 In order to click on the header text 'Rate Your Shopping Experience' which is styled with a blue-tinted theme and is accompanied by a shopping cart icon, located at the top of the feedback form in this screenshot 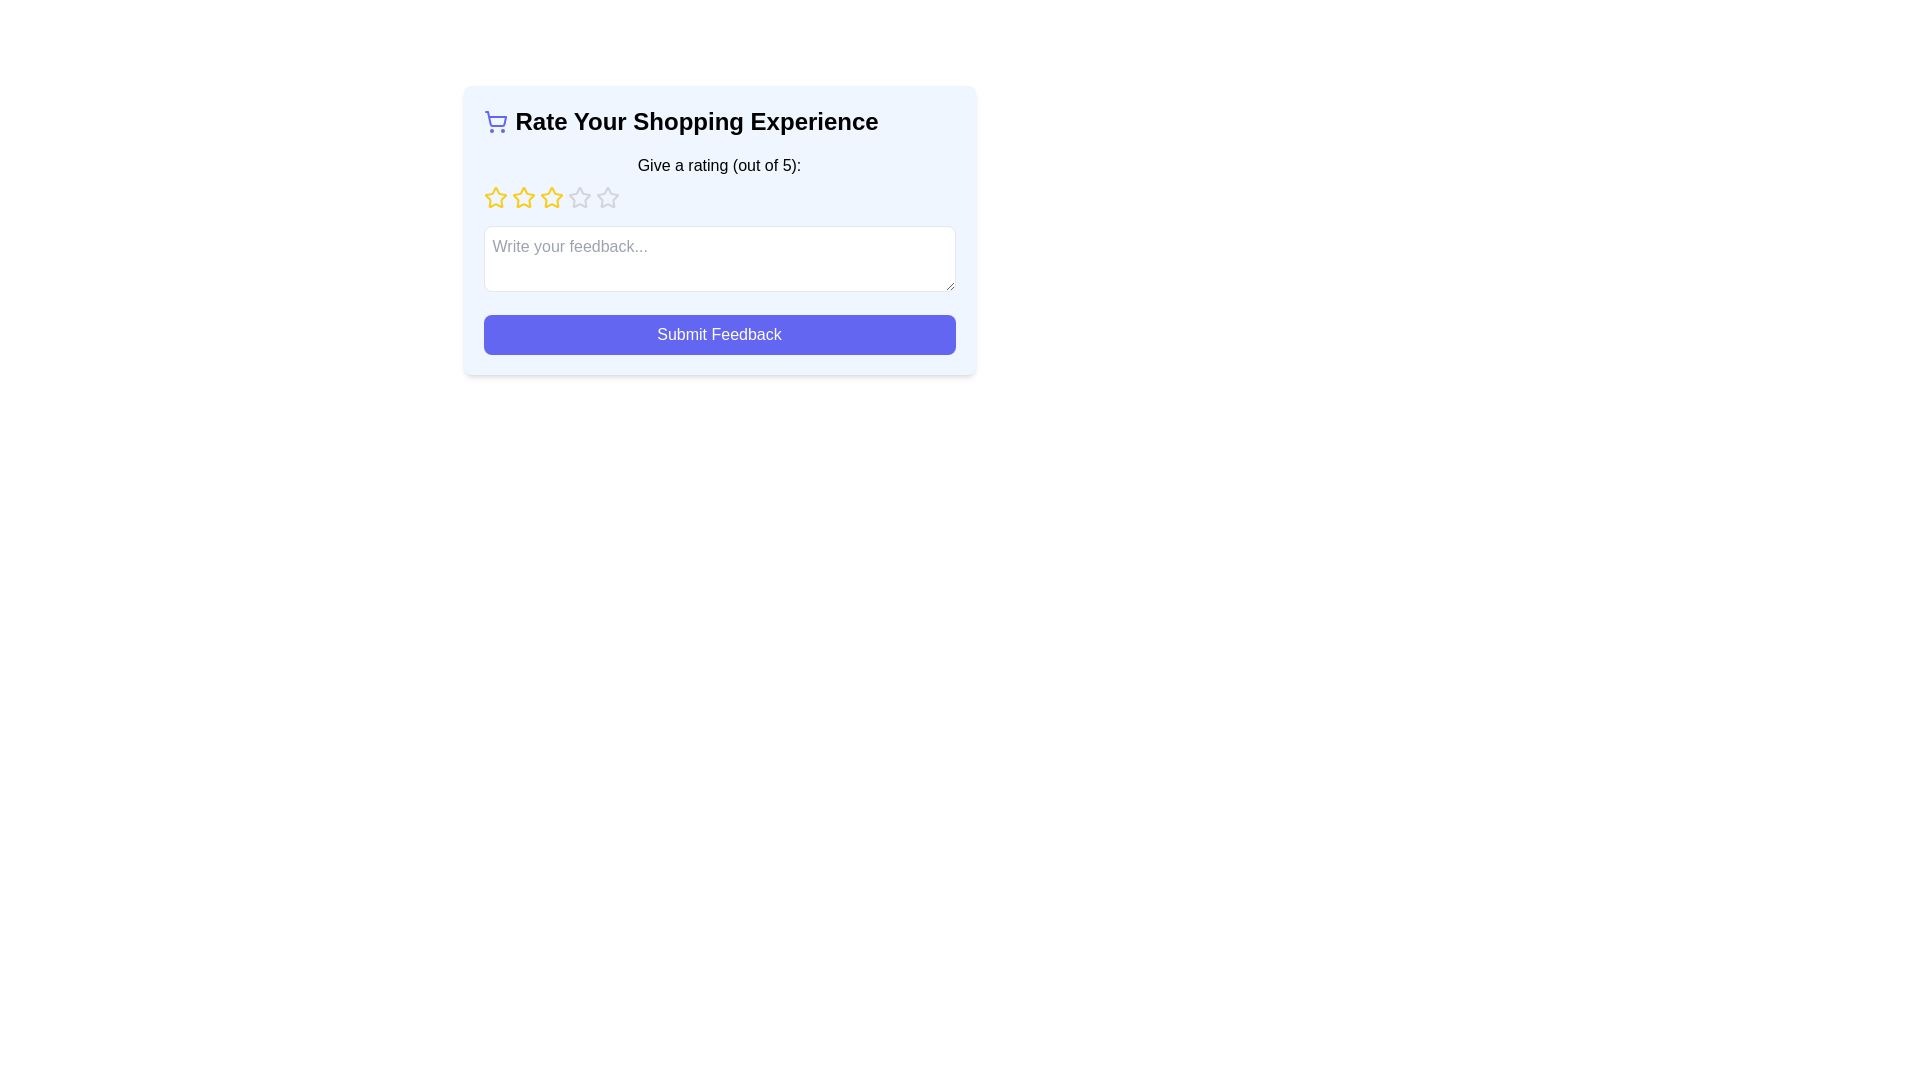, I will do `click(719, 122)`.